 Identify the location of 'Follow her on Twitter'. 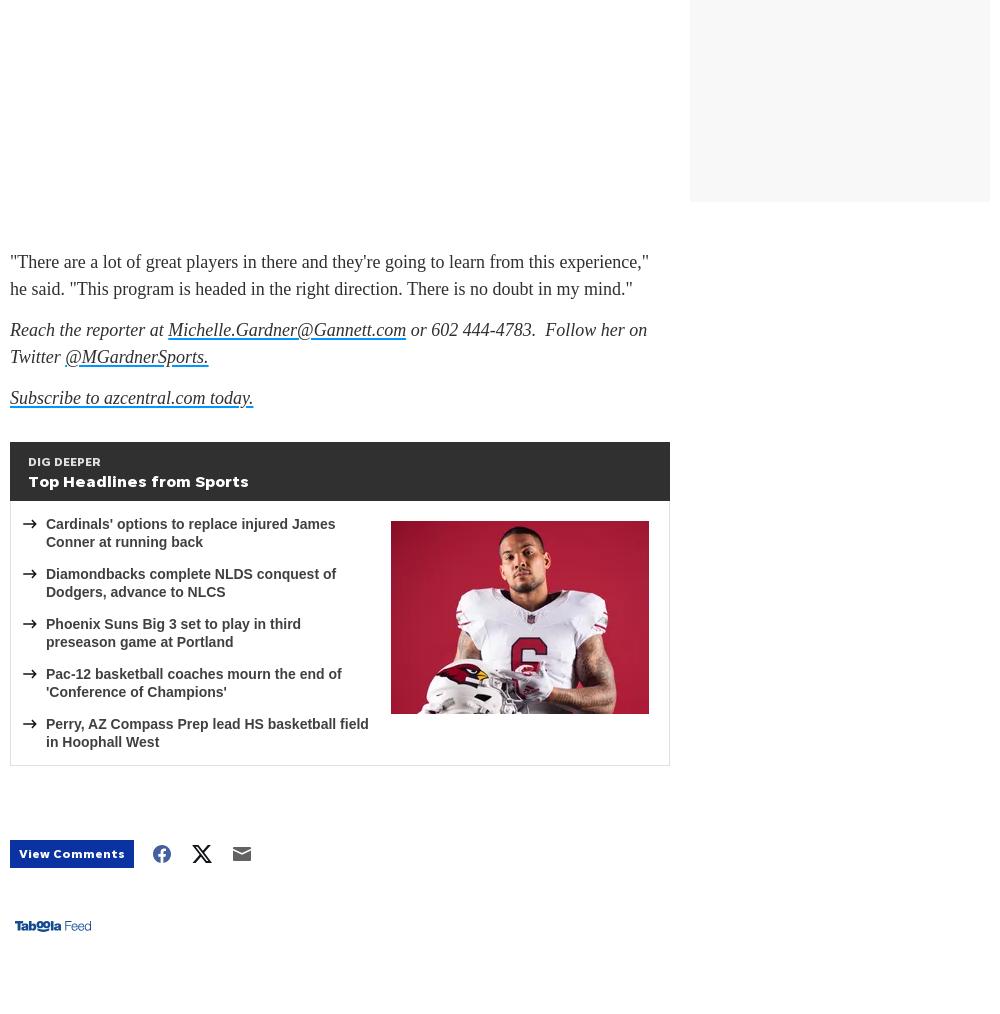
(10, 342).